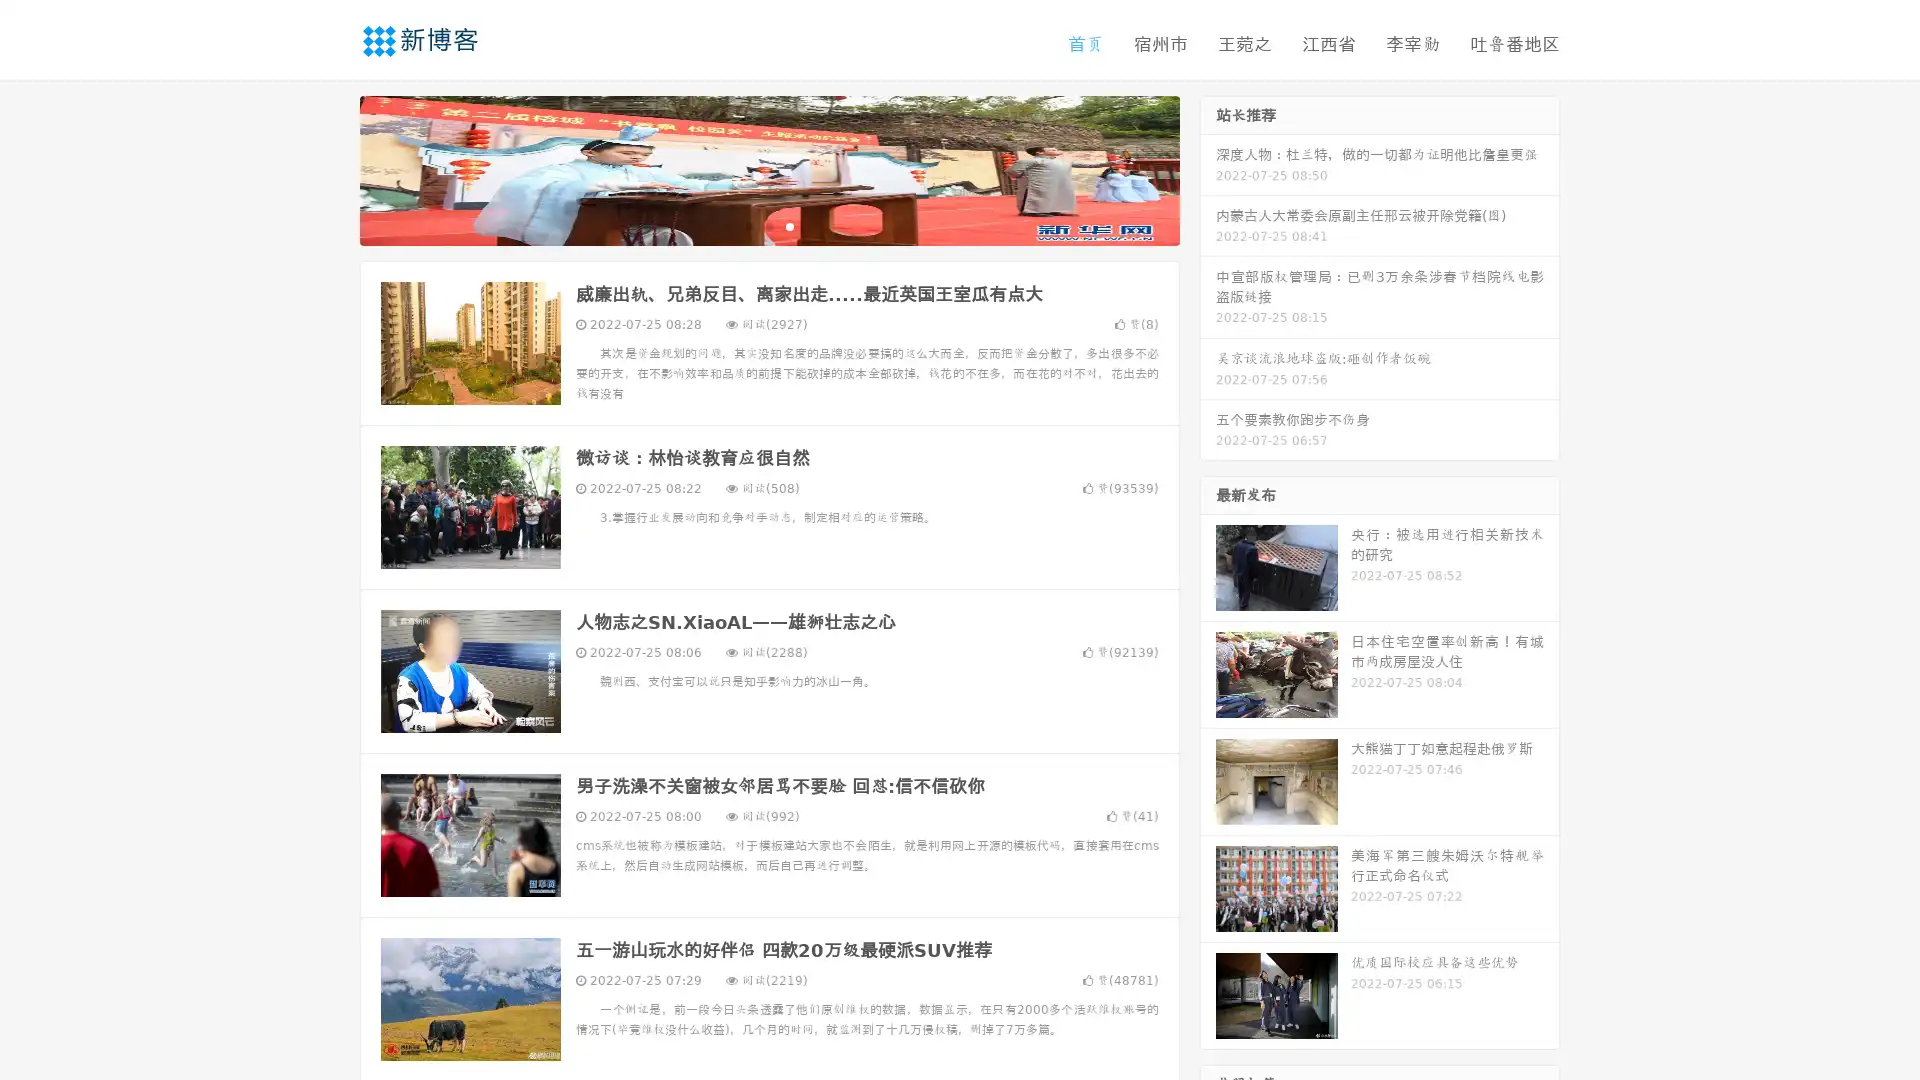 Image resolution: width=1920 pixels, height=1080 pixels. What do you see at coordinates (1208, 168) in the screenshot?
I see `Next slide` at bounding box center [1208, 168].